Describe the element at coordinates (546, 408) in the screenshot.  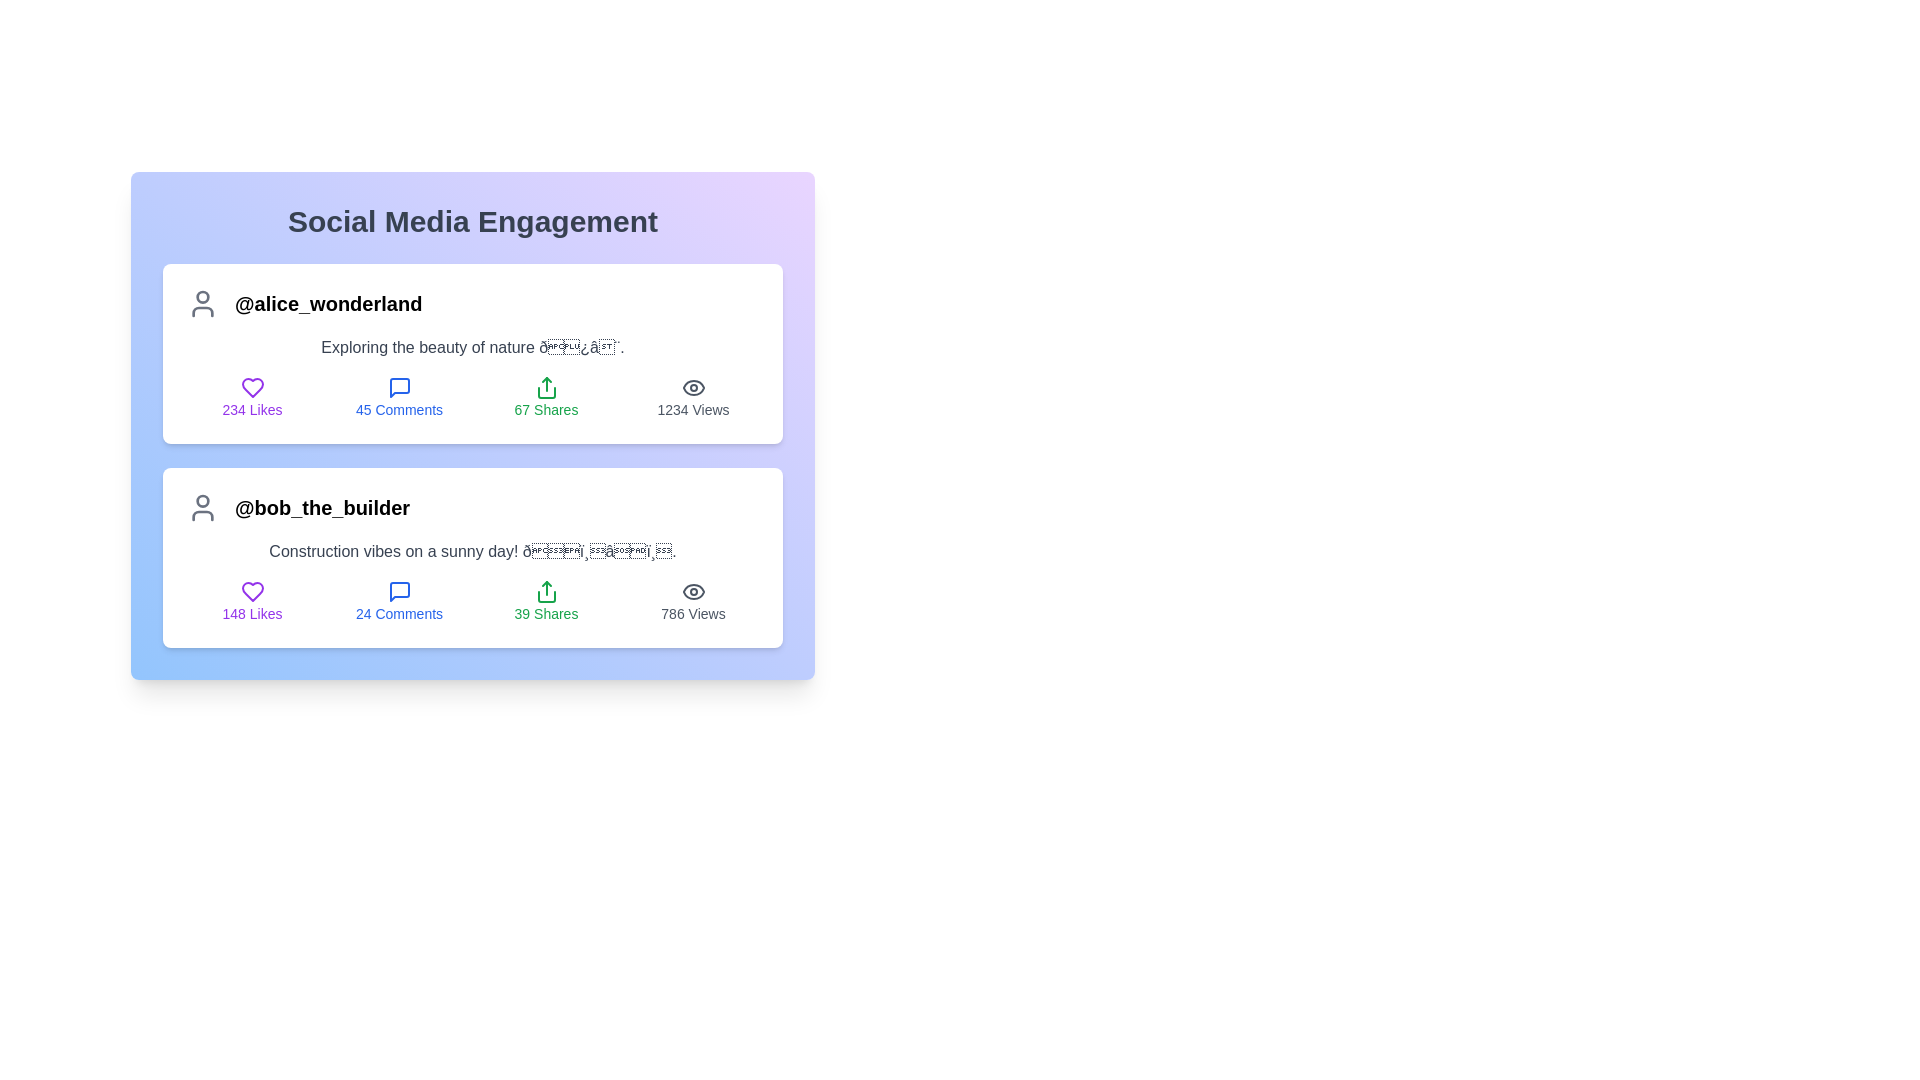
I see `the text label displaying '67 Shares' in green font, which is located below the share icon in the interaction section of the post by '@alice_wonderland'` at that location.